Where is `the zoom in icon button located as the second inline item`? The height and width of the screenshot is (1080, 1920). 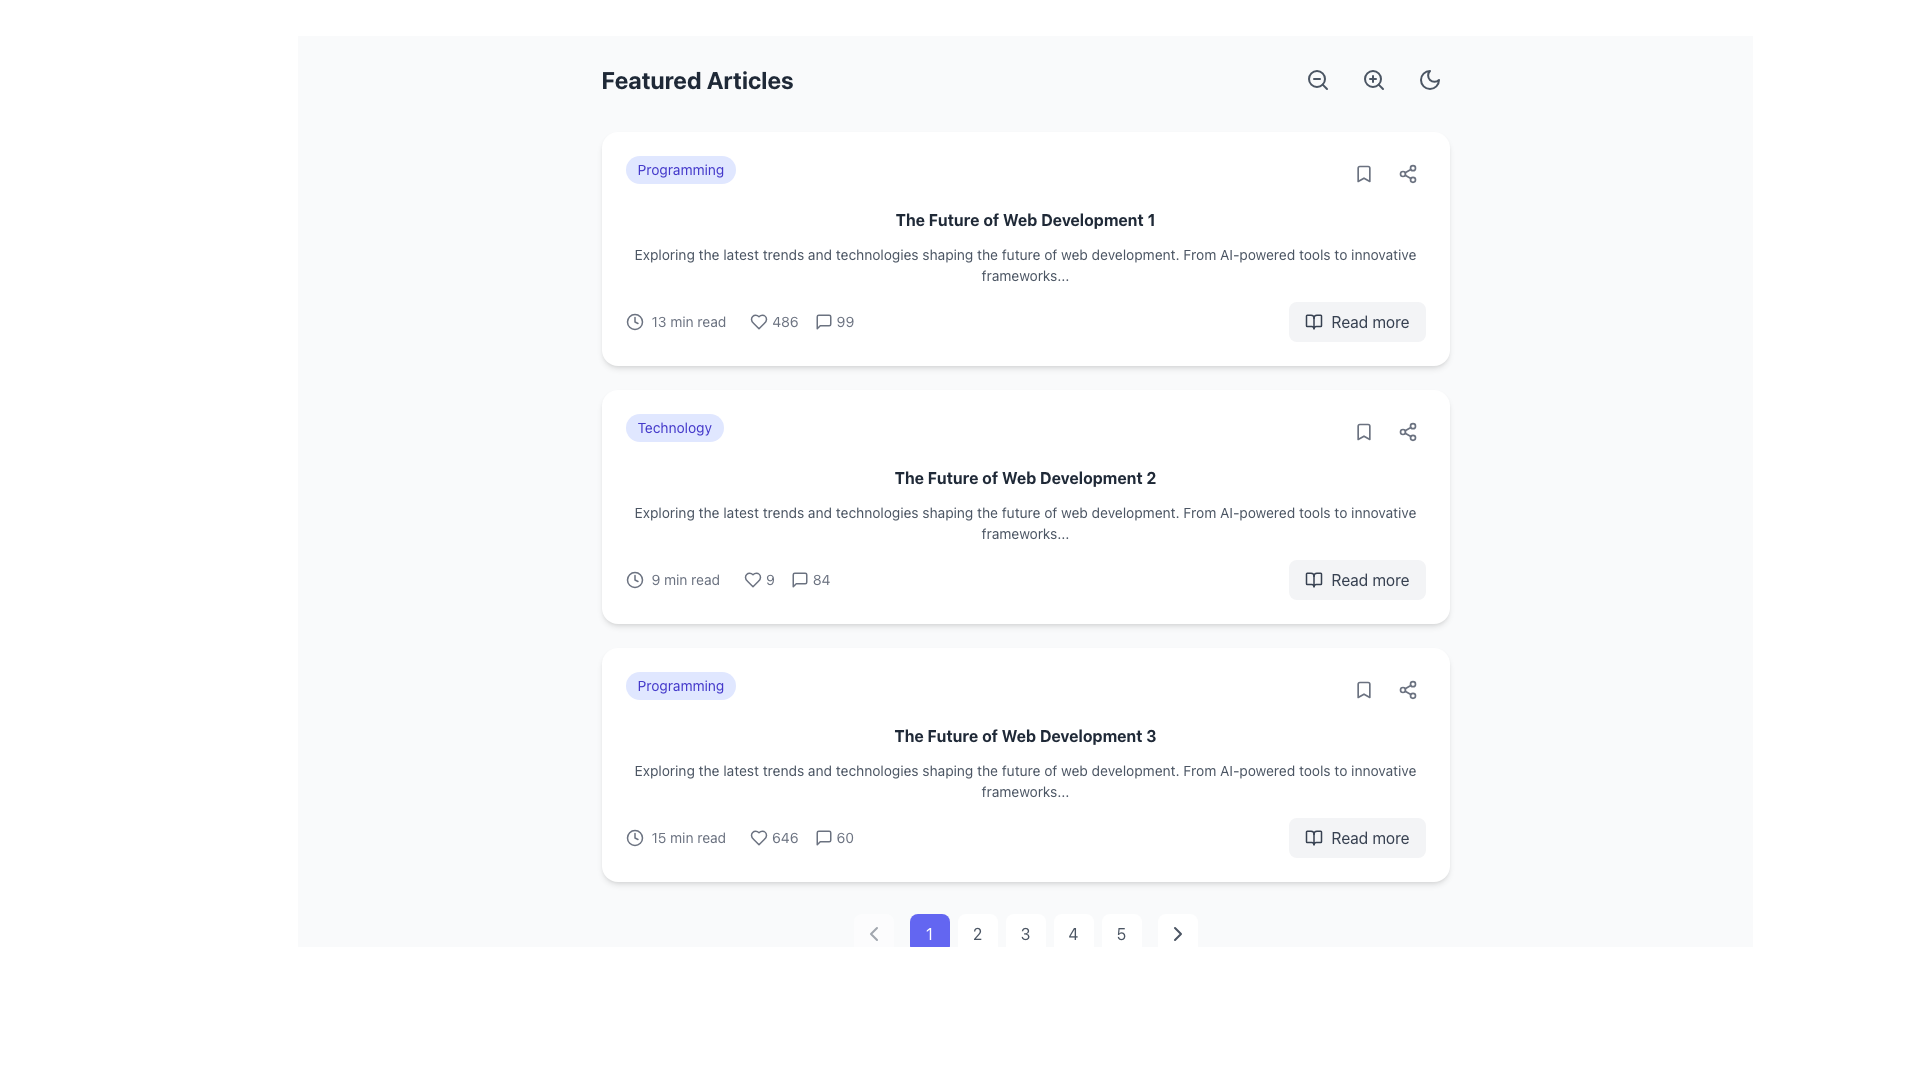
the zoom in icon button located as the second inline item is located at coordinates (1372, 79).